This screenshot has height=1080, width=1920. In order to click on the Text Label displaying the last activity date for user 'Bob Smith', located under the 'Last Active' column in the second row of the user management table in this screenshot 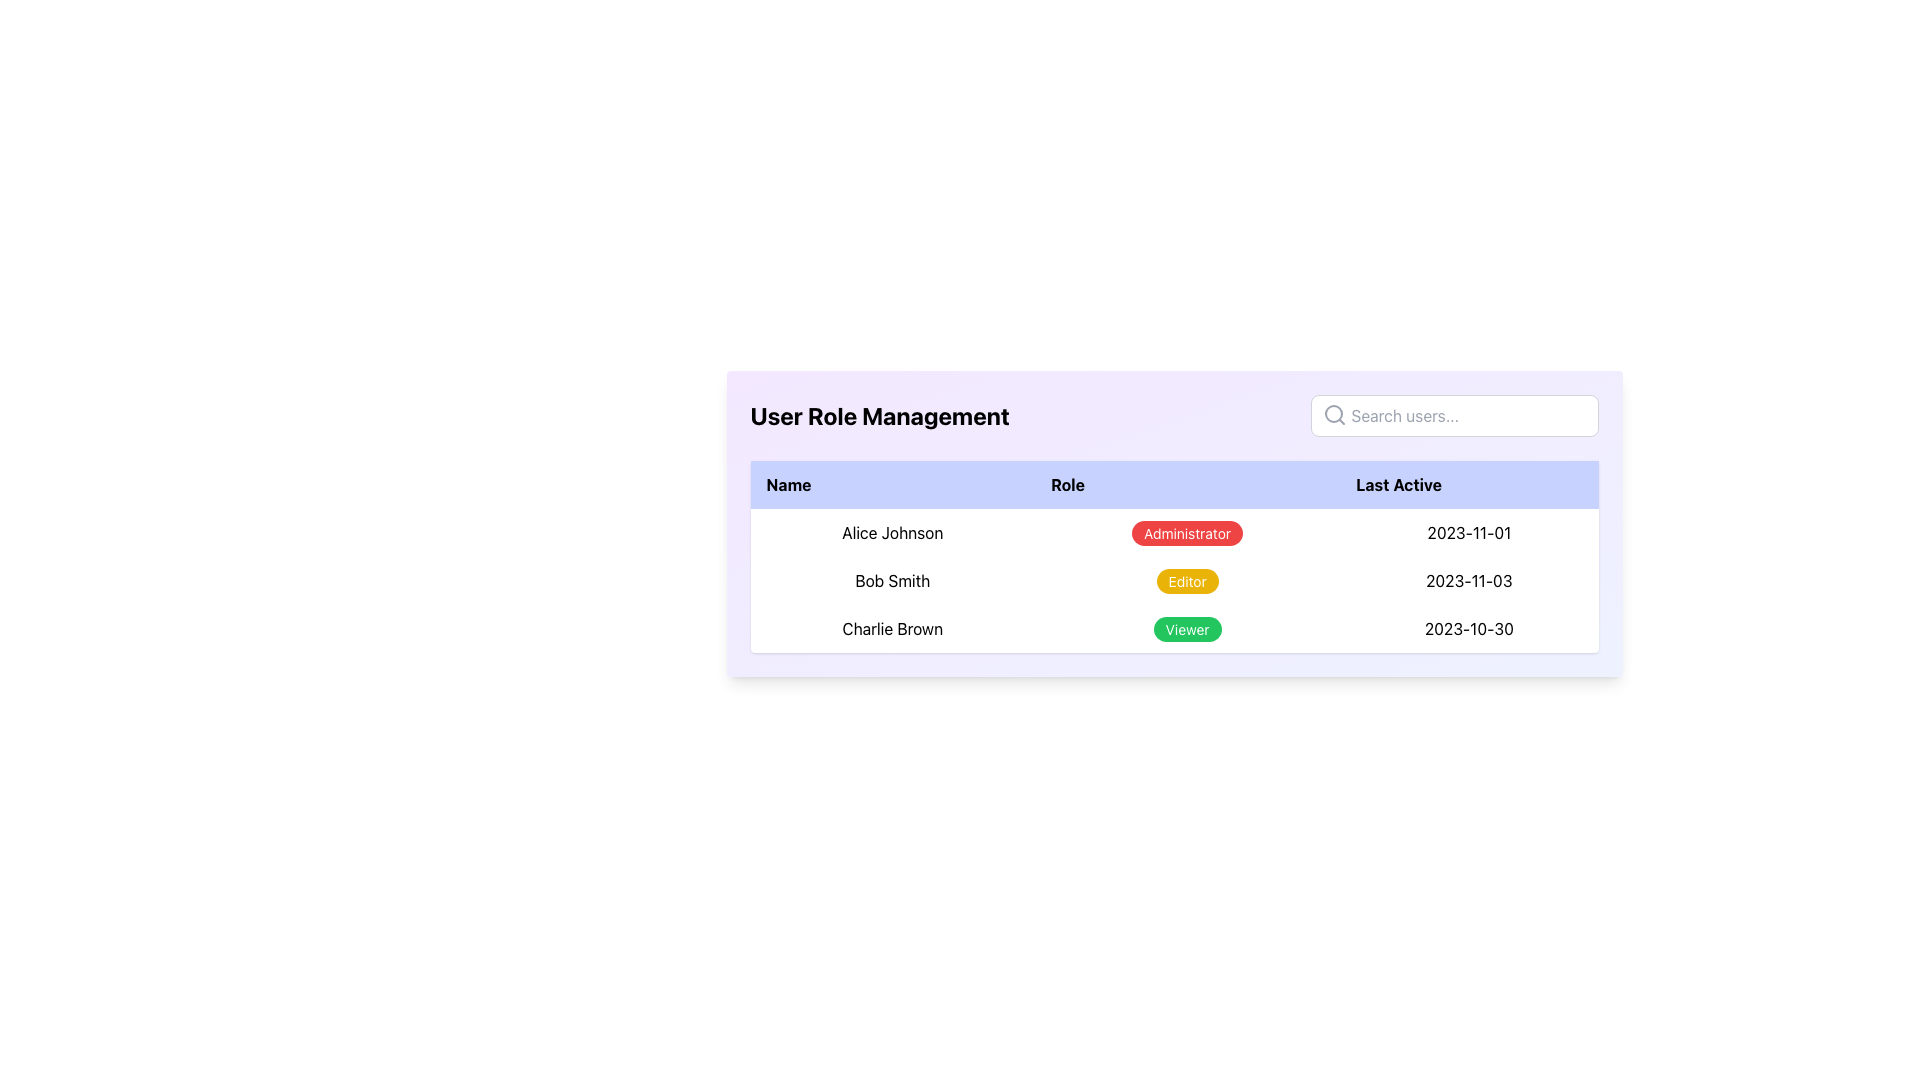, I will do `click(1469, 581)`.